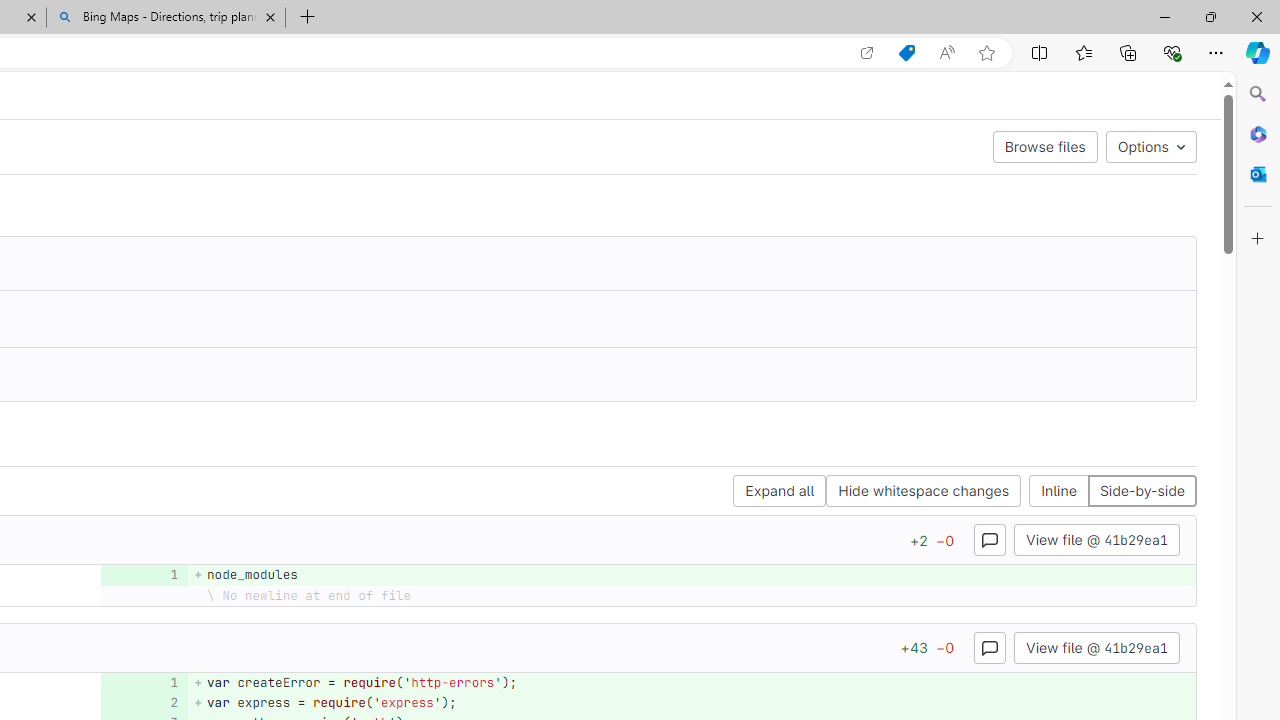 The height and width of the screenshot is (720, 1280). I want to click on 'Open in app', so click(867, 52).